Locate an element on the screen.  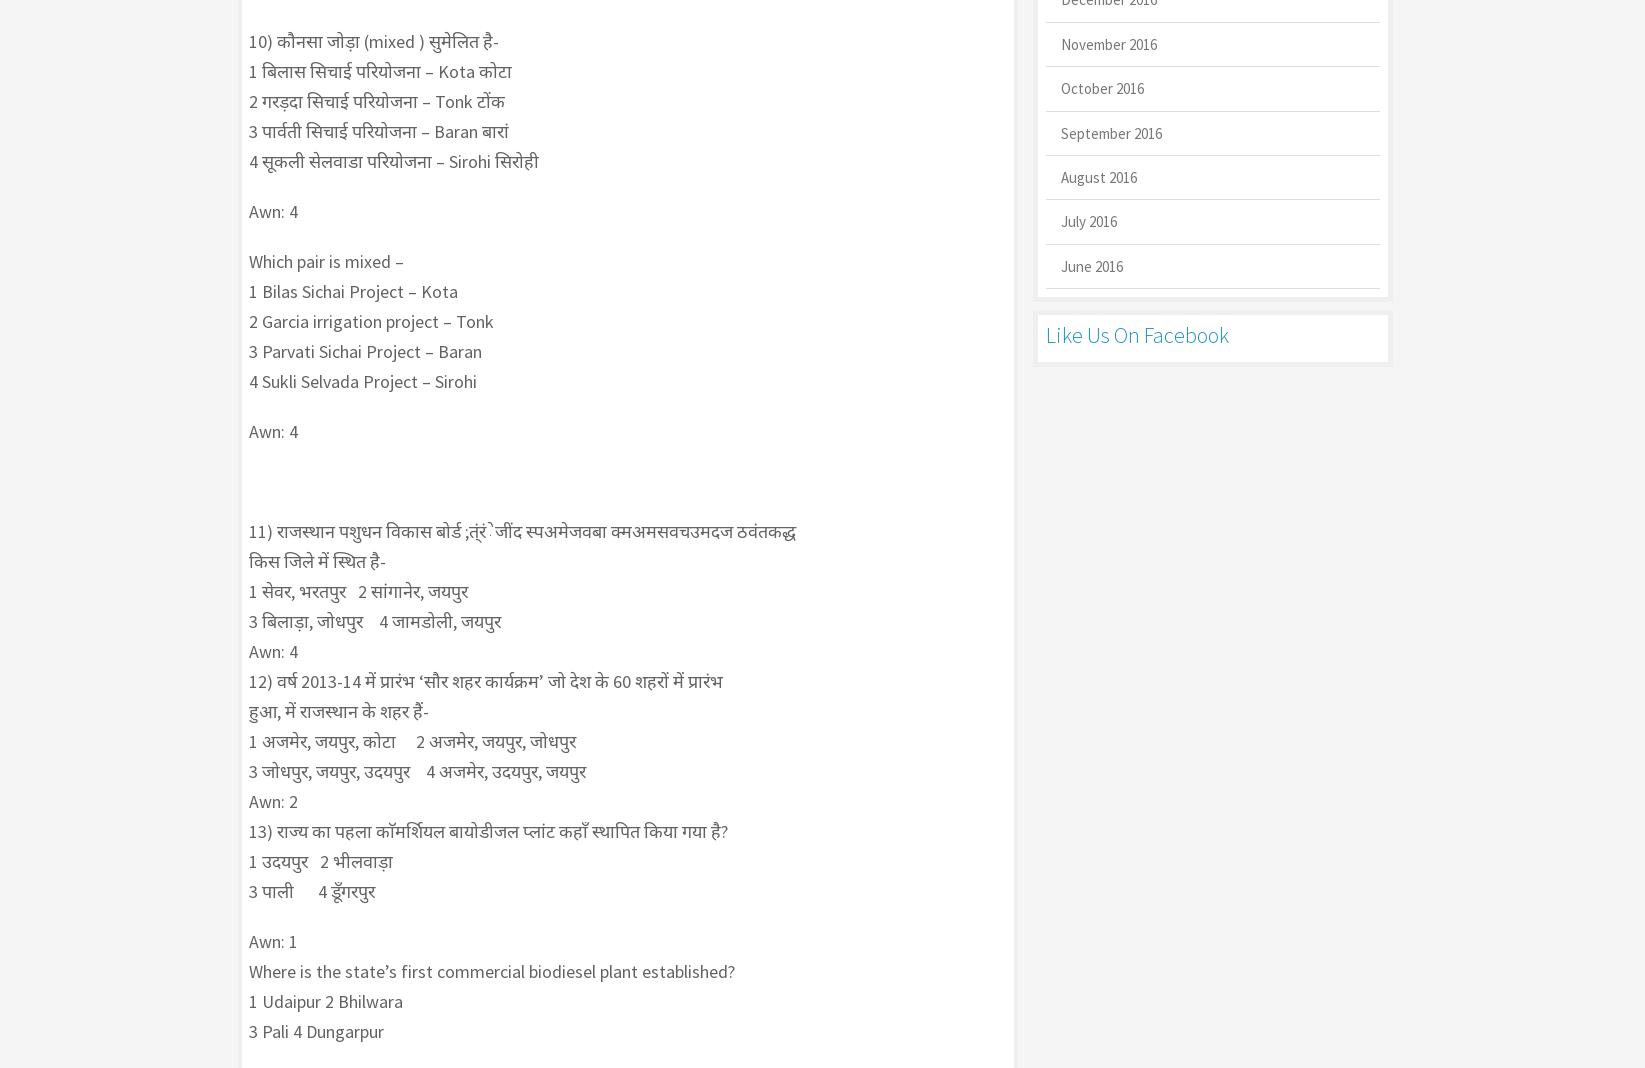
'1 सेवर, भरतपुर   2 सांगानेर, जयपुर' is located at coordinates (248, 590).